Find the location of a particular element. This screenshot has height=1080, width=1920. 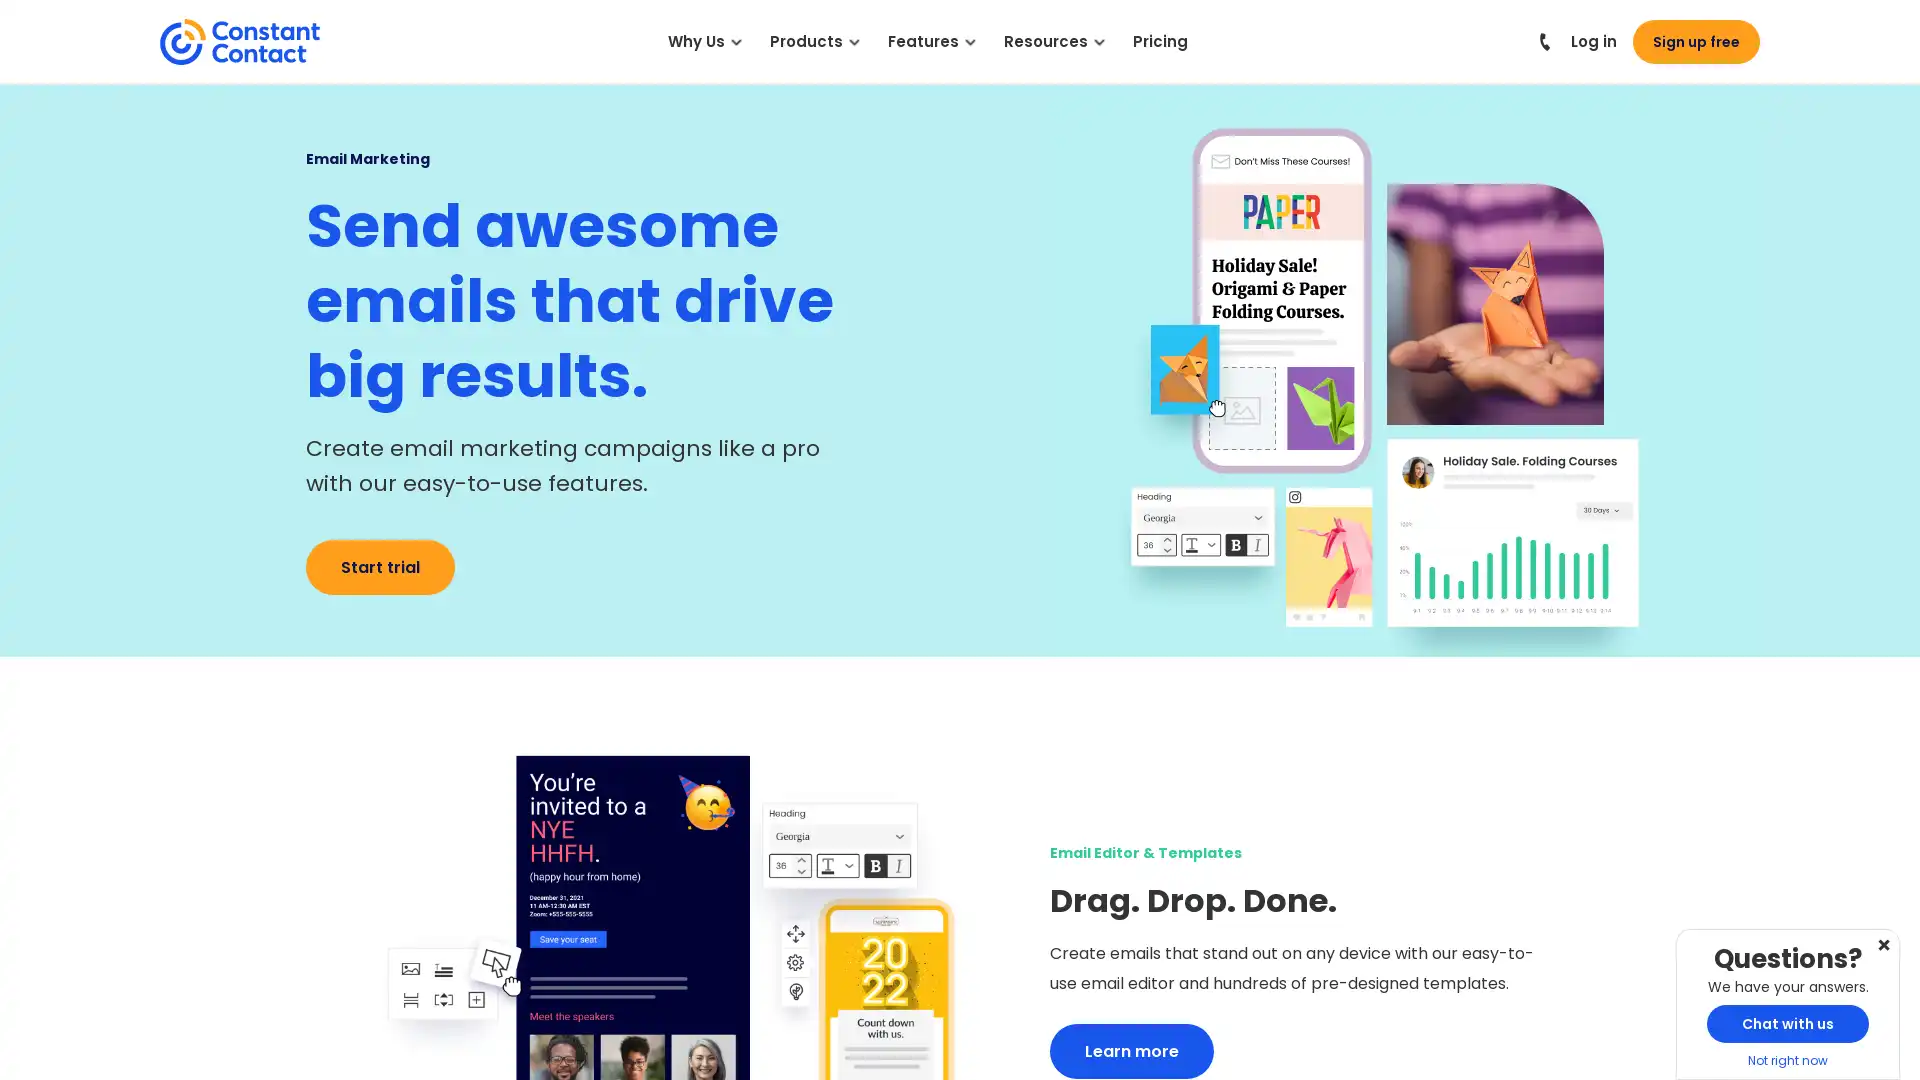

Not right now is located at coordinates (1787, 1059).